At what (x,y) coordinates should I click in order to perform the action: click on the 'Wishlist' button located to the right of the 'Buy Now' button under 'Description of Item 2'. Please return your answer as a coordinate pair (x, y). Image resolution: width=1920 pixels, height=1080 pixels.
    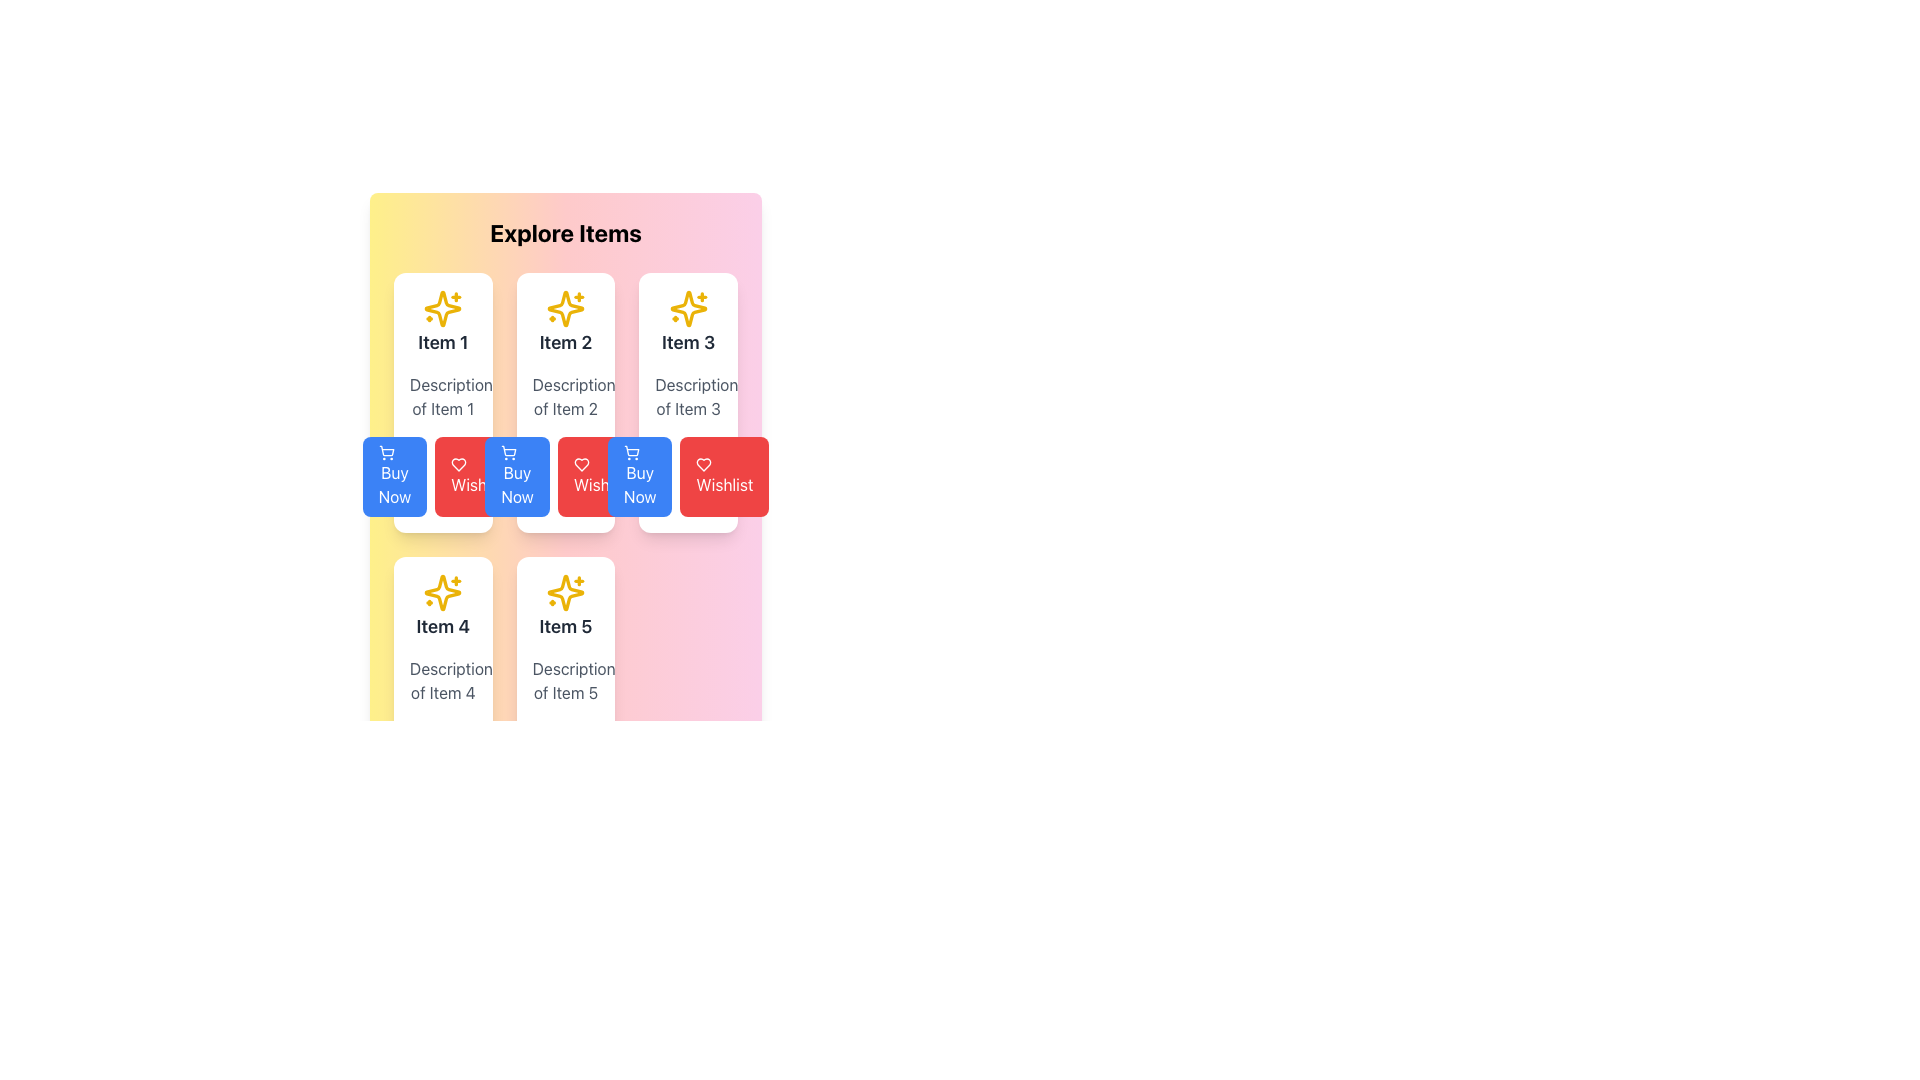
    Looking at the image, I should click on (565, 477).